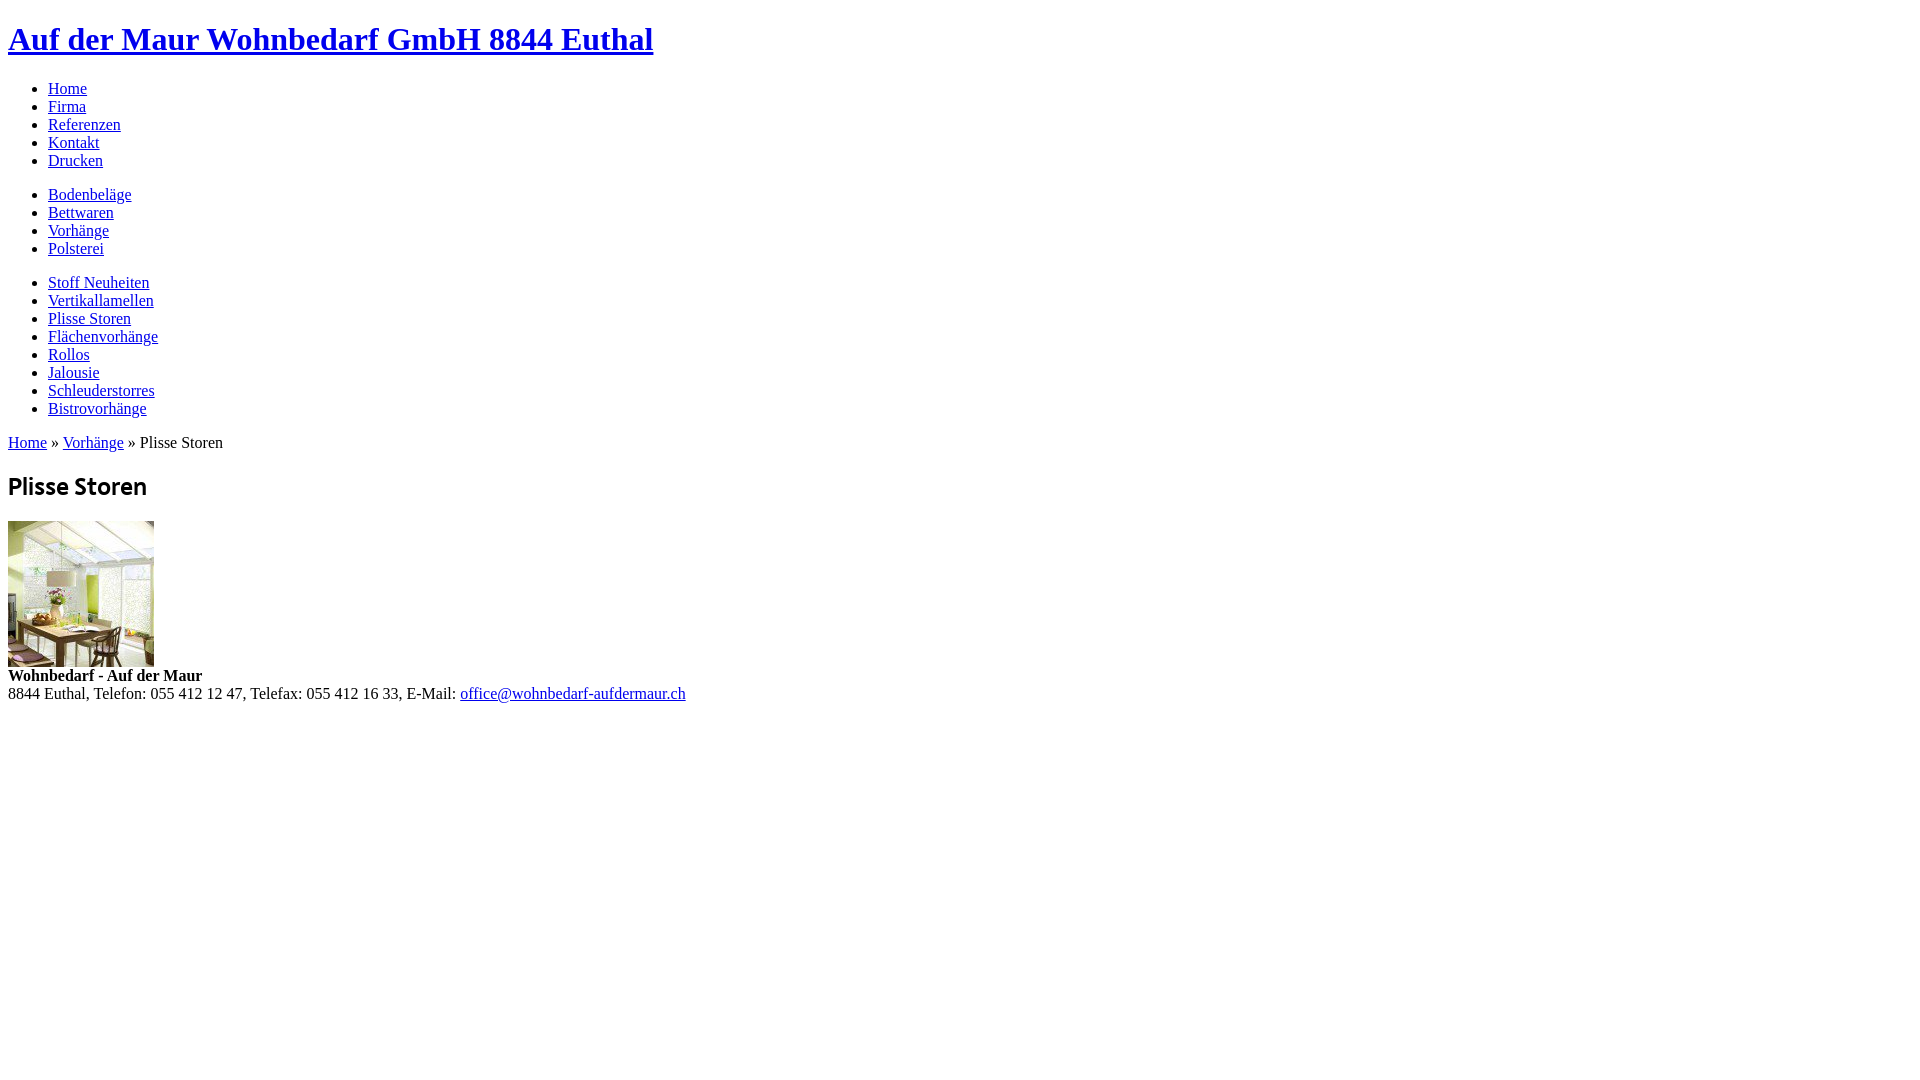 The image size is (1920, 1080). I want to click on 'Drucken', so click(48, 159).